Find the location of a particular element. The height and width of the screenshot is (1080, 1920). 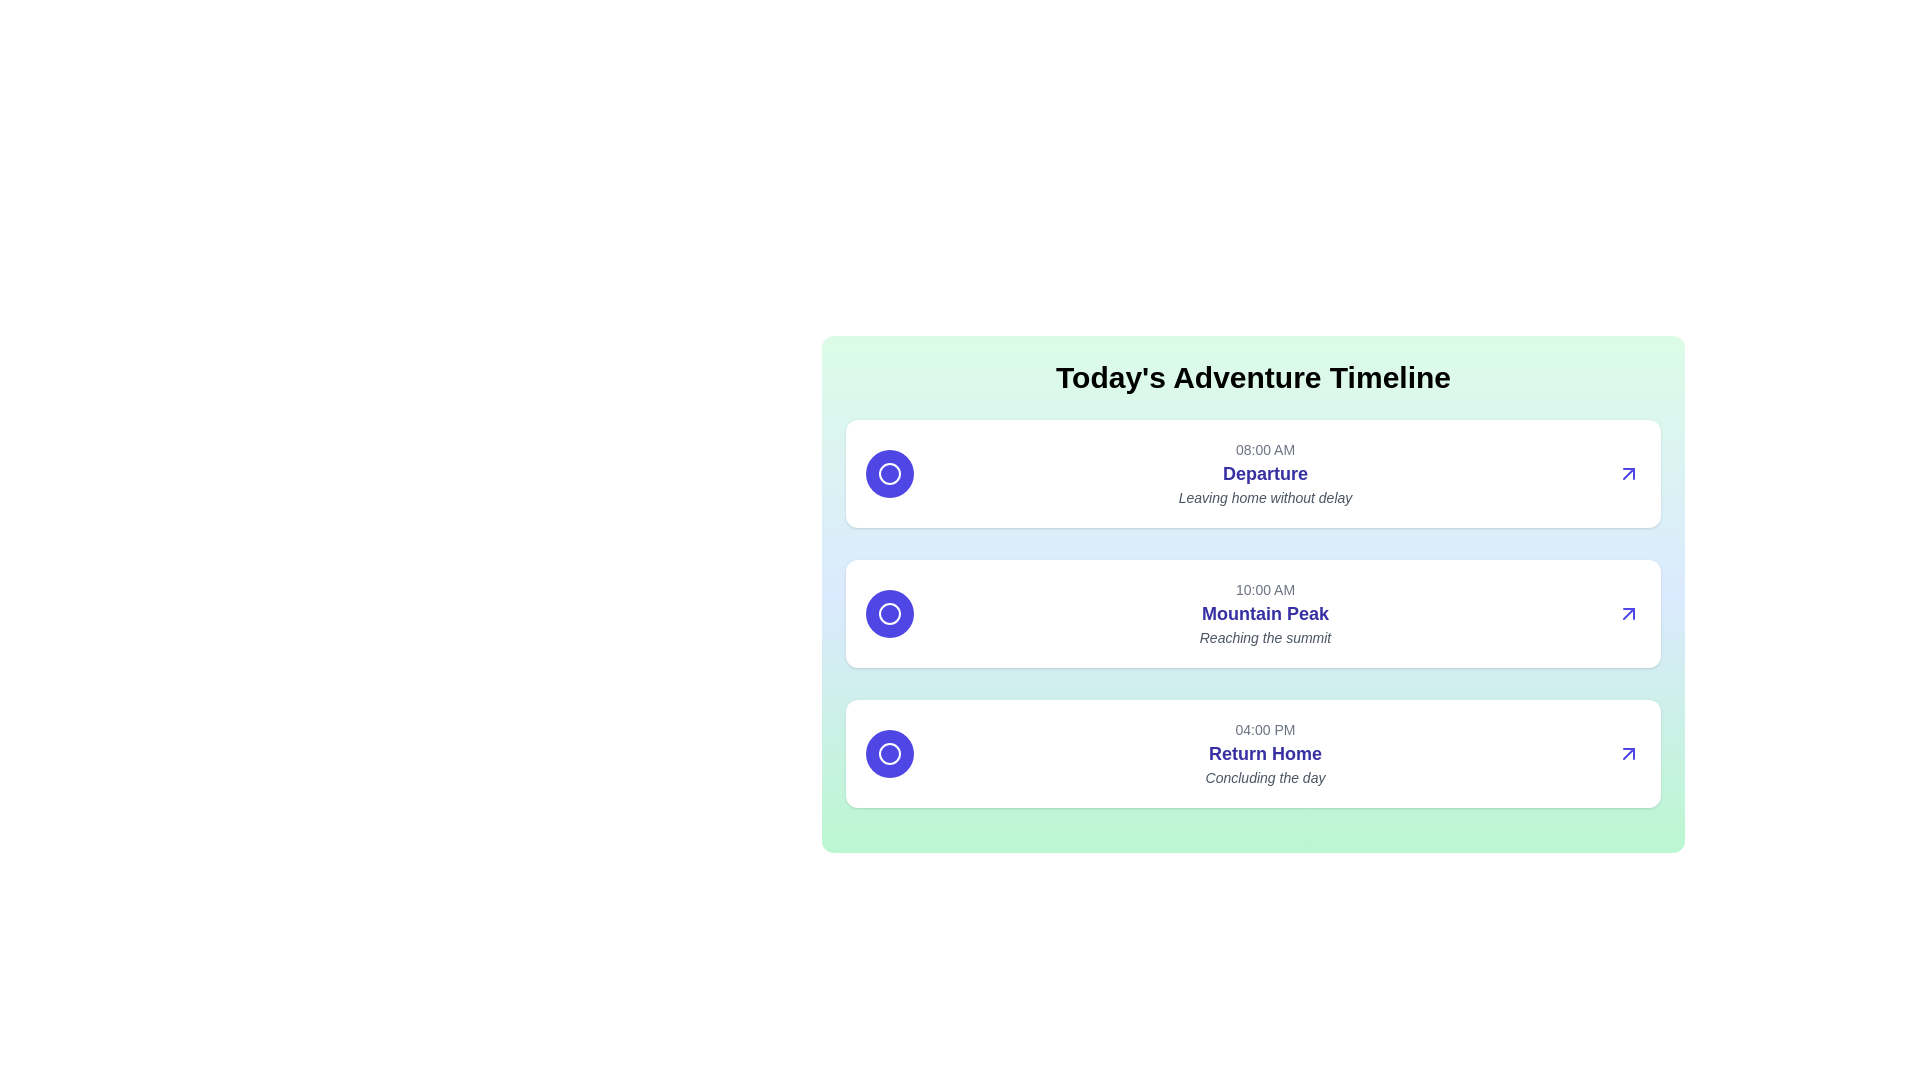

the textual information block in the timeline UI card that displays the timestamp '08:00 AM', title 'Departure', and description 'Leaving home without delay' is located at coordinates (1264, 474).